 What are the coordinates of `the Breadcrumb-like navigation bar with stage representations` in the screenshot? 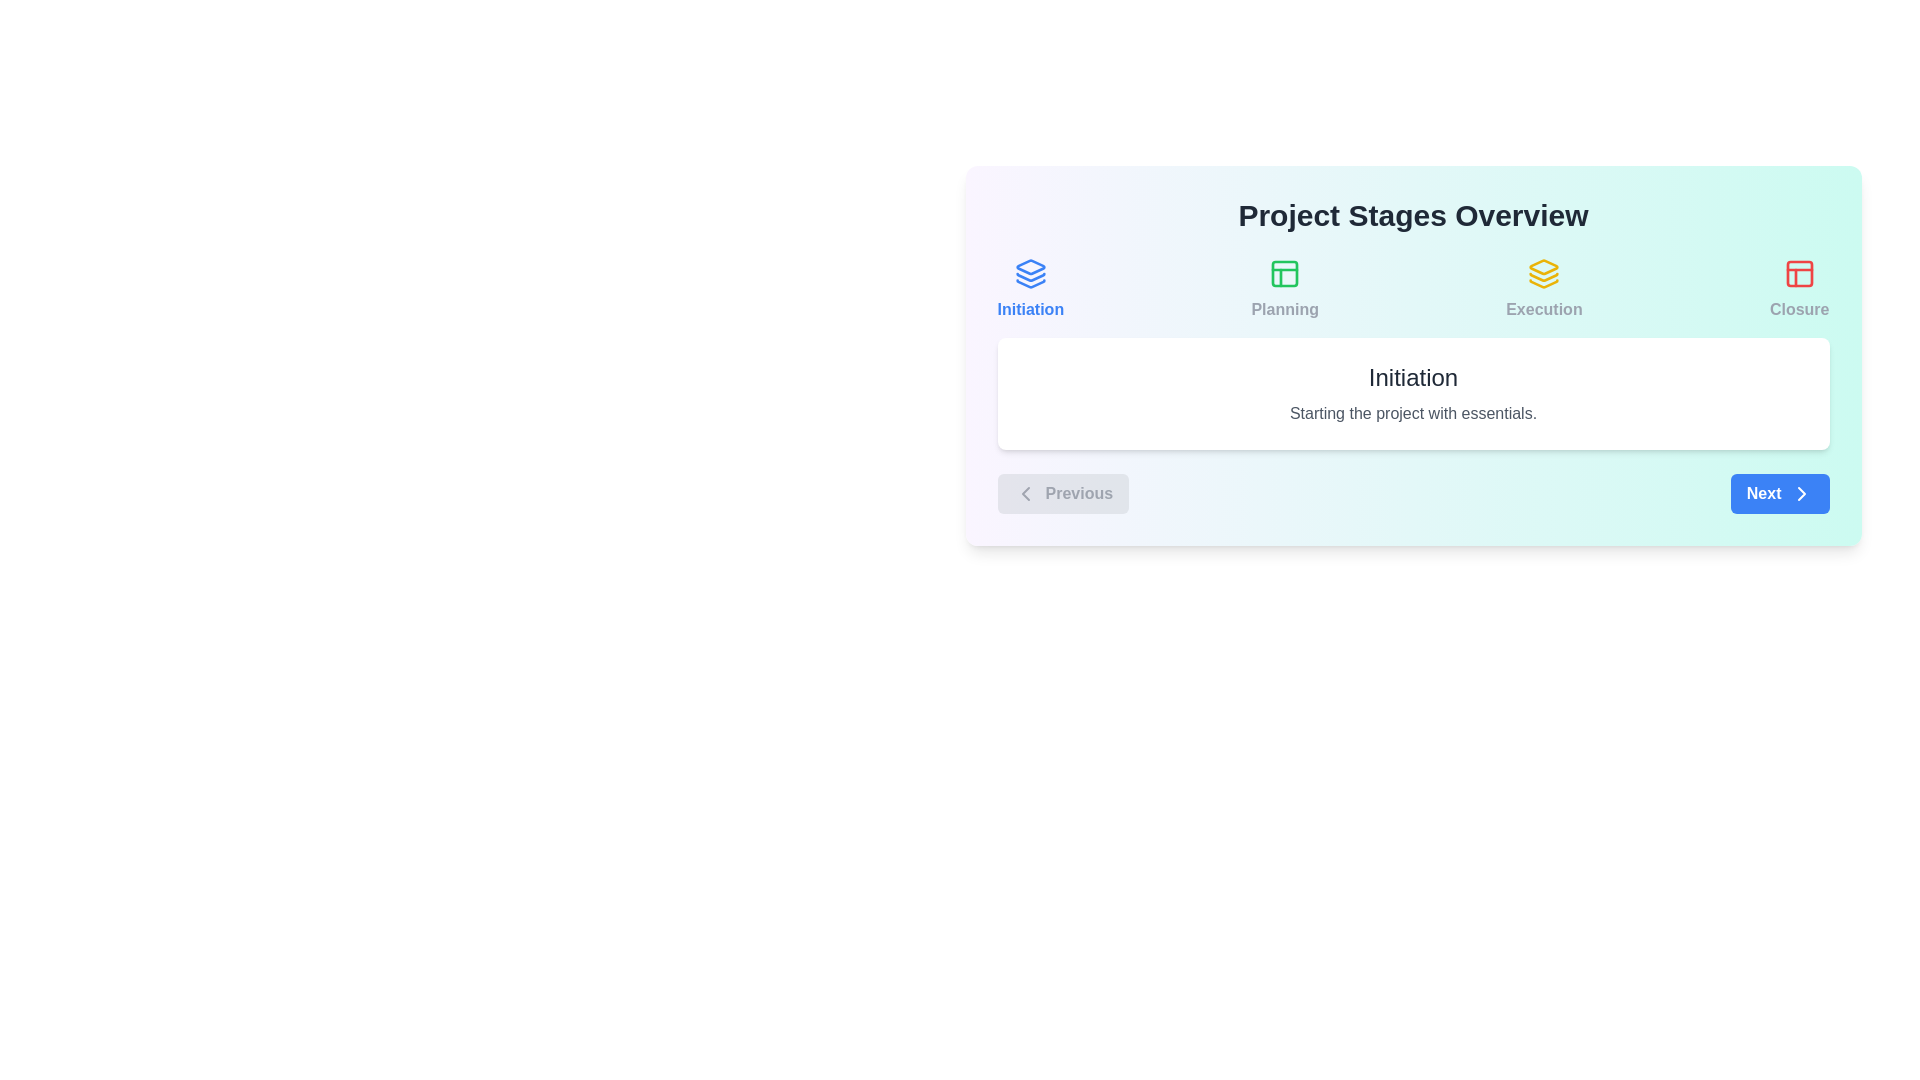 It's located at (1412, 289).